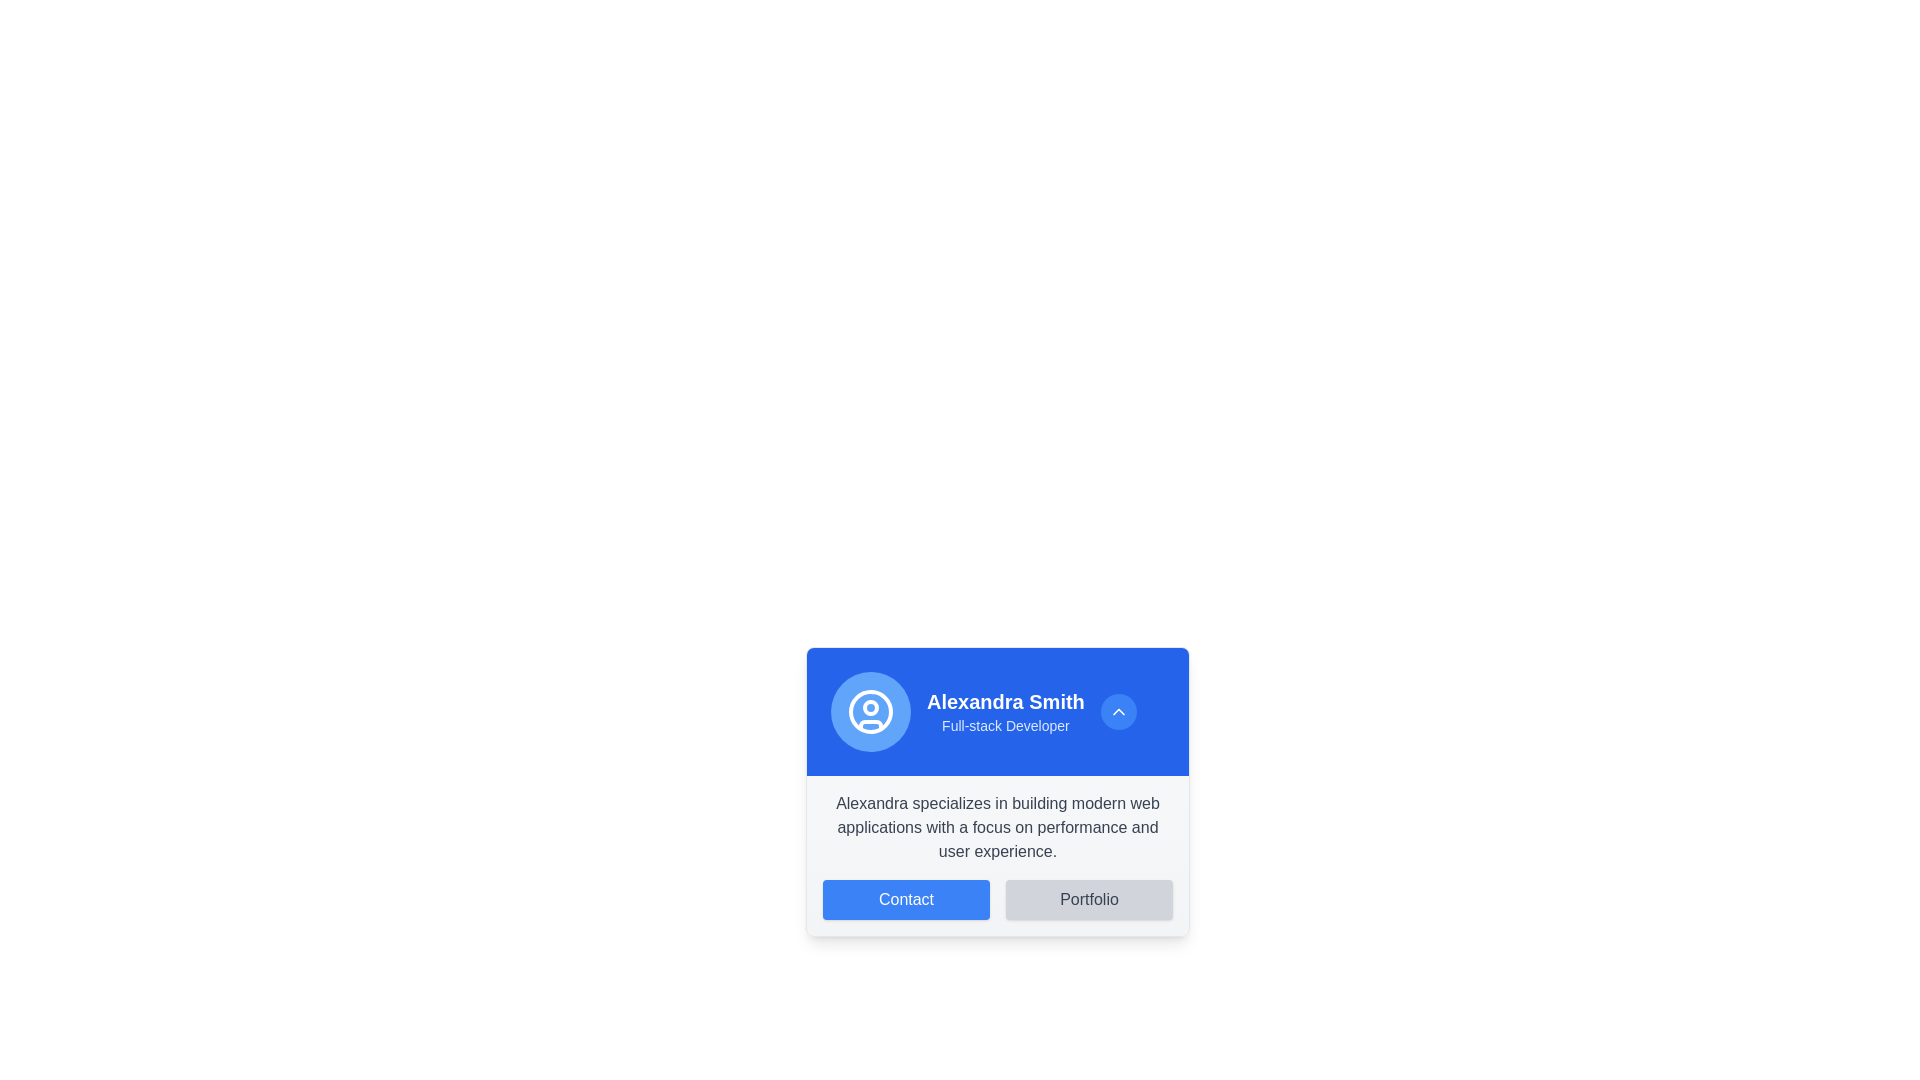 Image resolution: width=1920 pixels, height=1080 pixels. Describe the element at coordinates (1117, 711) in the screenshot. I see `the upward navigation icon located in the top-right corner of the blue header section within the card containing profile details` at that location.